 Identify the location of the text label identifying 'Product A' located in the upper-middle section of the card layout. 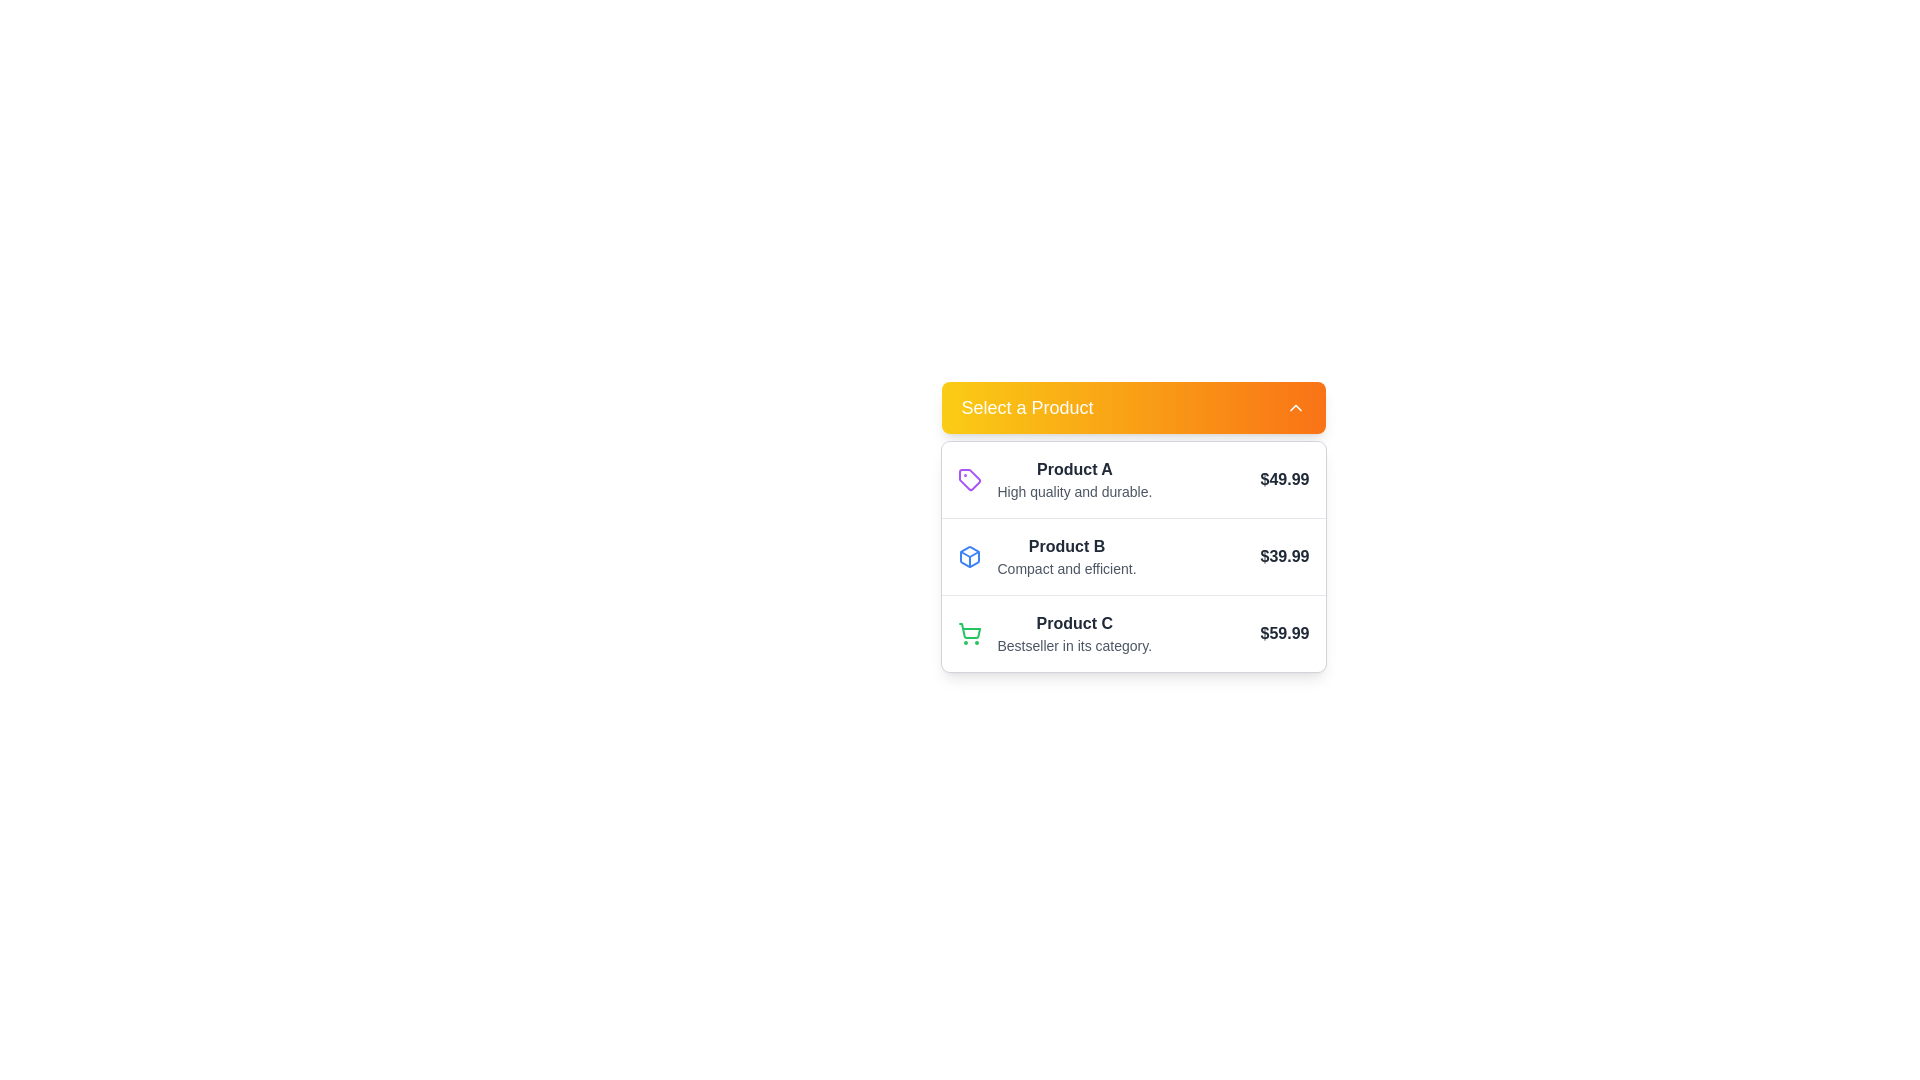
(1074, 470).